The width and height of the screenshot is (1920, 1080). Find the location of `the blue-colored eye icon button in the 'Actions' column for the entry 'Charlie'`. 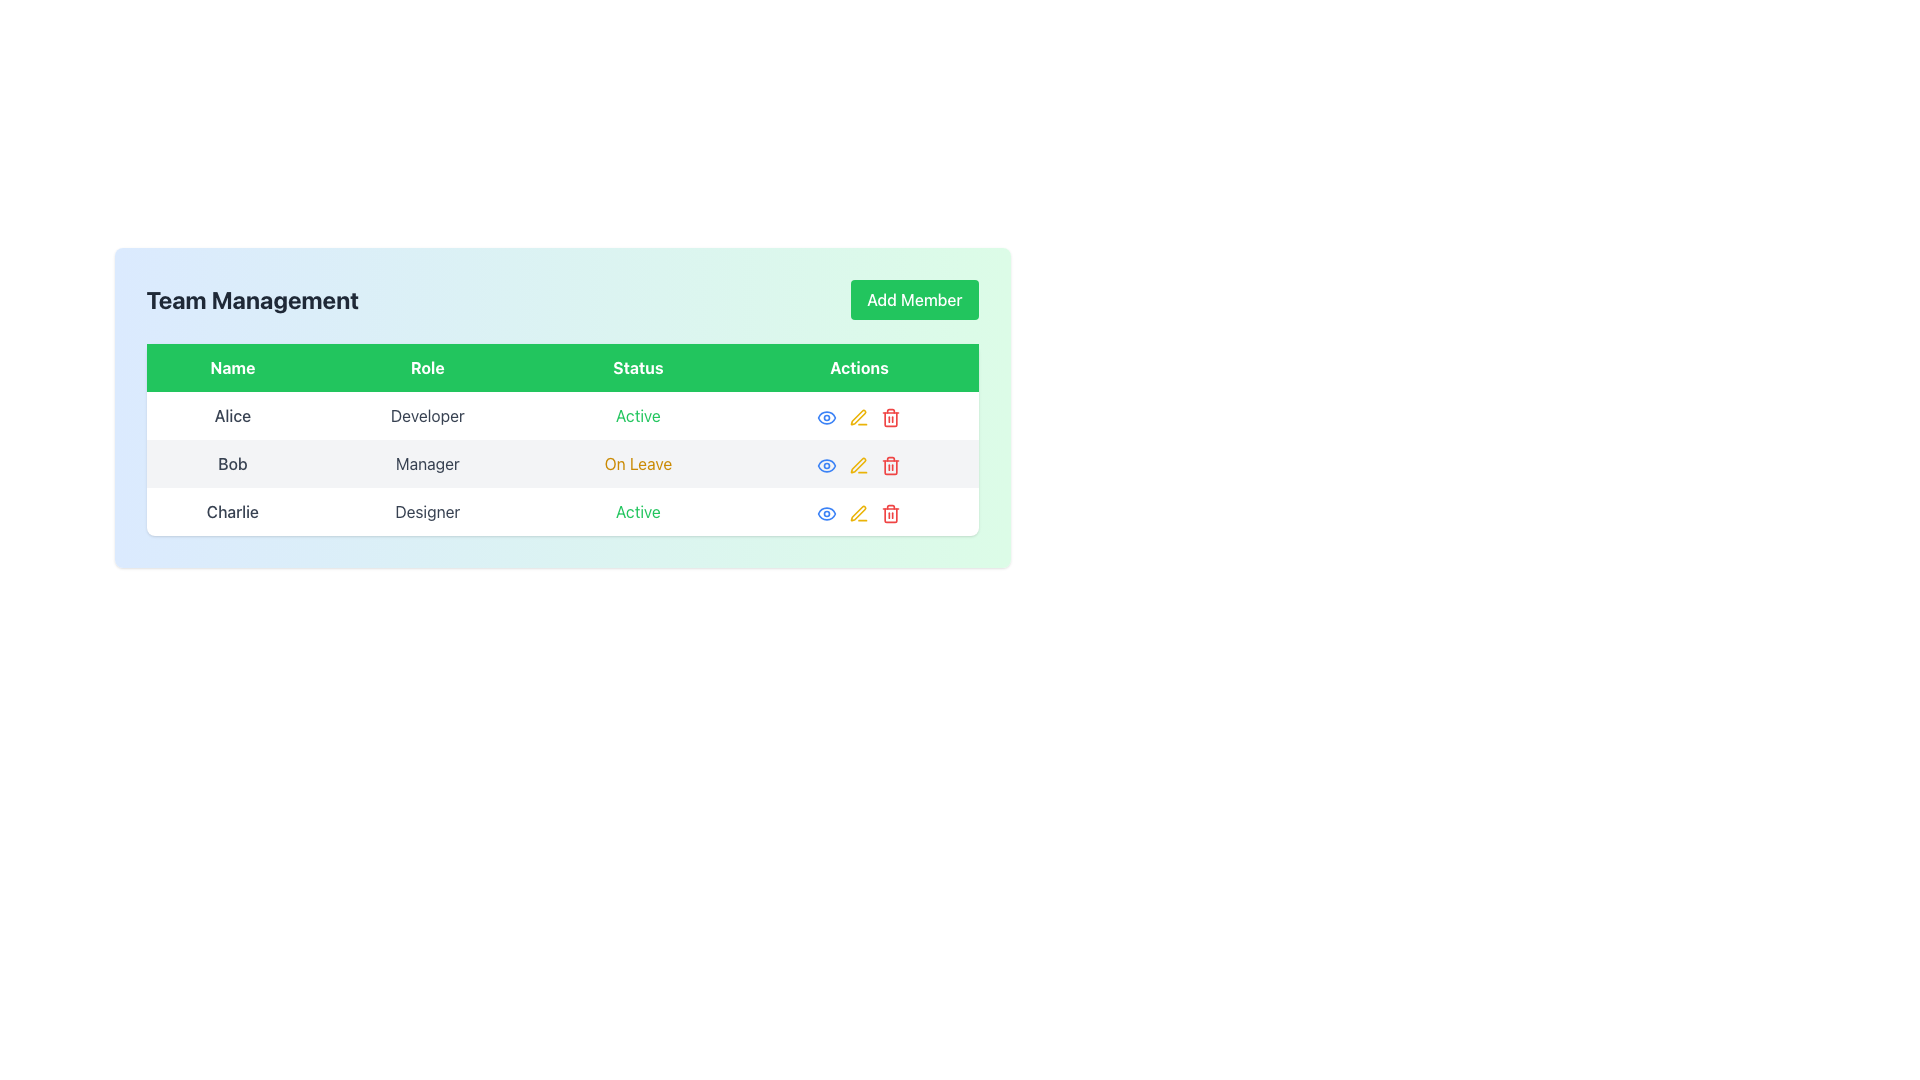

the blue-colored eye icon button in the 'Actions' column for the entry 'Charlie' is located at coordinates (827, 511).